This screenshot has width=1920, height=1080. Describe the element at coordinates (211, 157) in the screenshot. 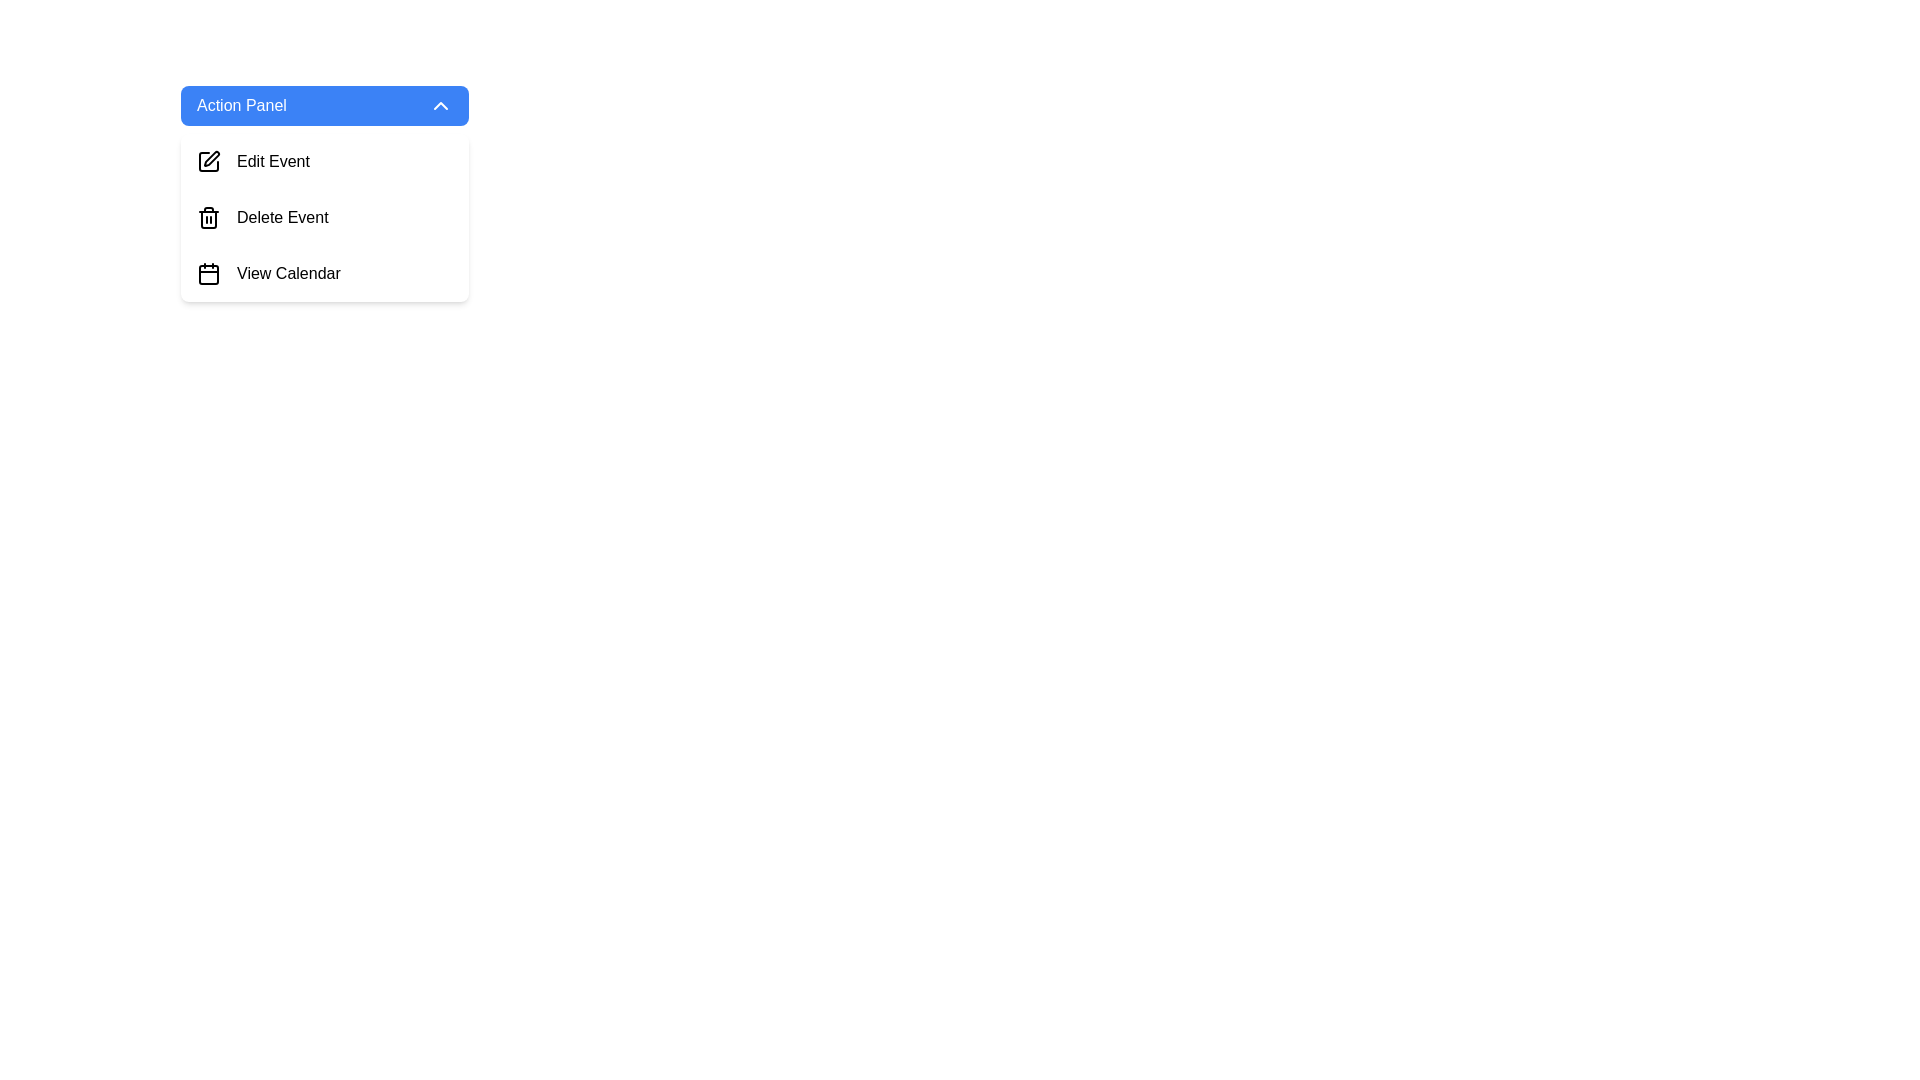

I see `the edit icon located in the 'Action Panel' dropdown preceding the 'Edit Event' option` at that location.